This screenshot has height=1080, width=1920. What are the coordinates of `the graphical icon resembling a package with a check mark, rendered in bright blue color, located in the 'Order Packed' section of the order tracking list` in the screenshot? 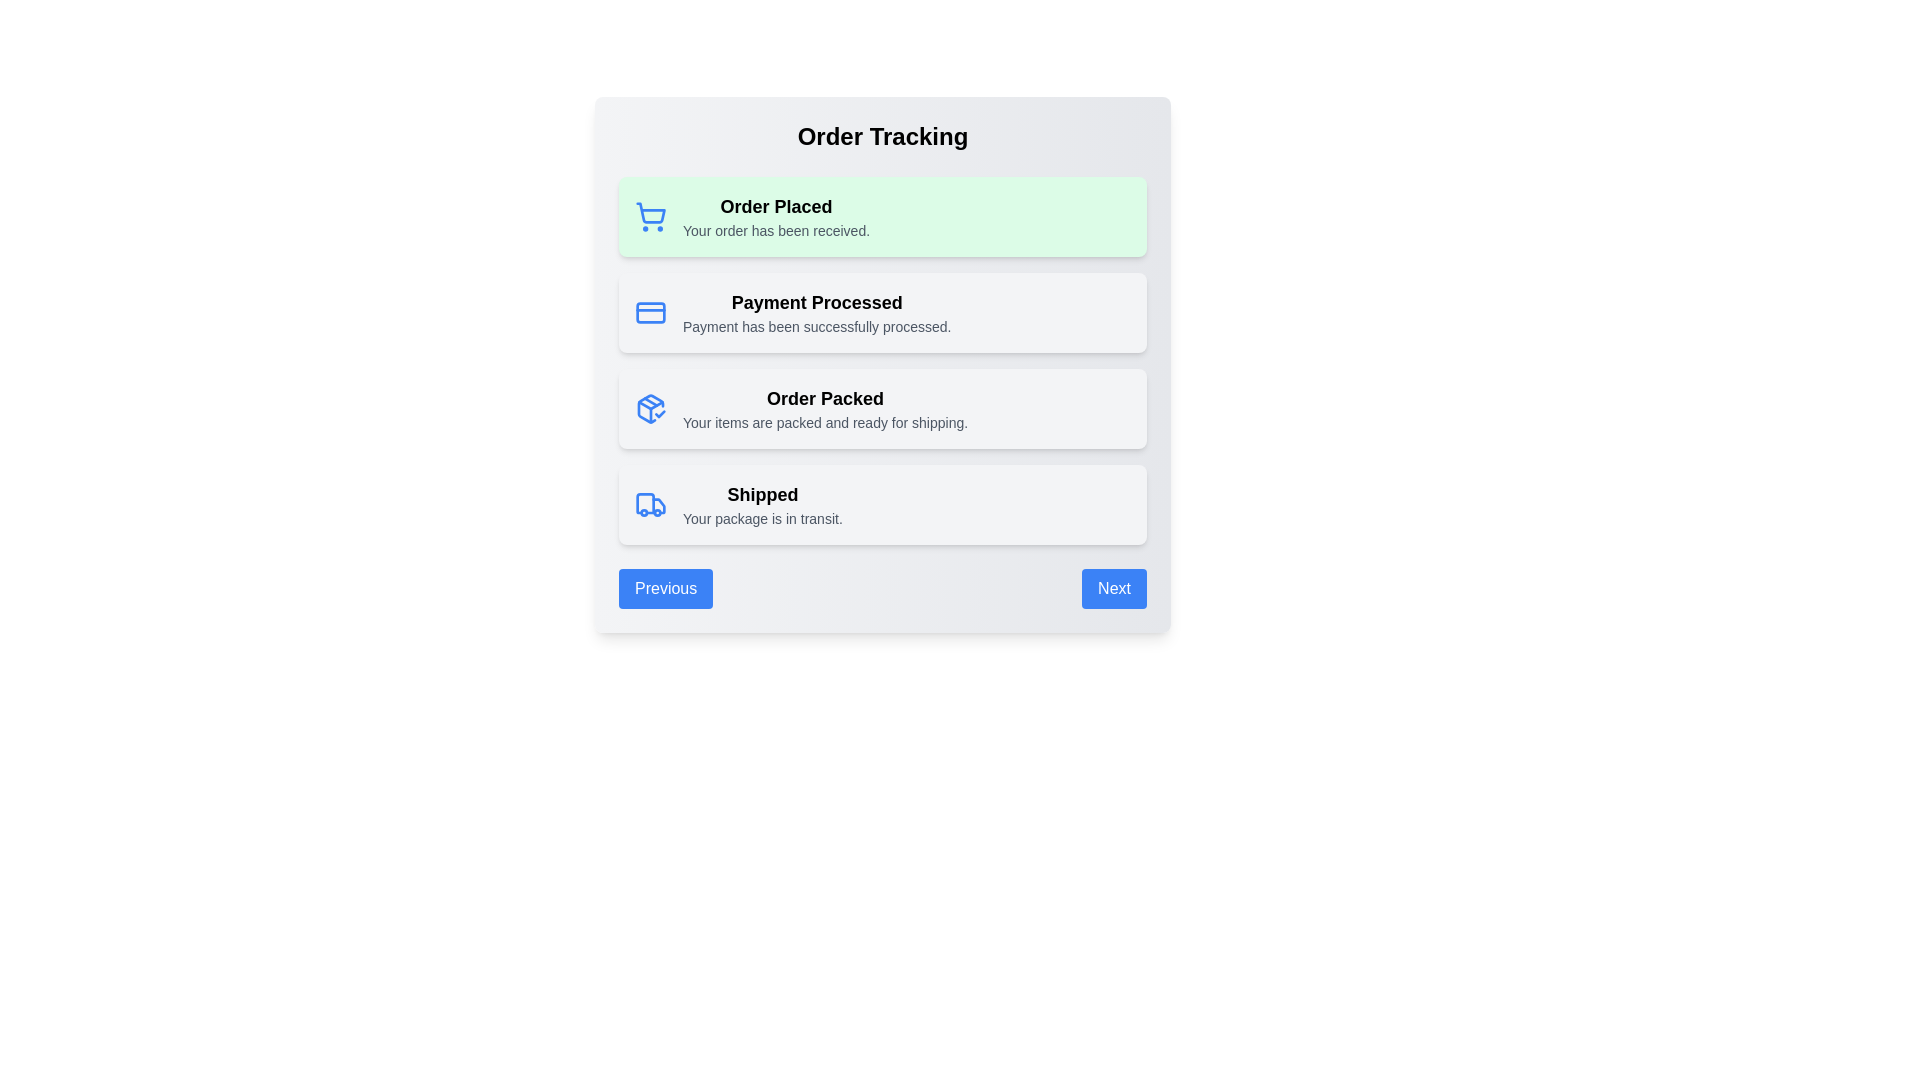 It's located at (651, 407).